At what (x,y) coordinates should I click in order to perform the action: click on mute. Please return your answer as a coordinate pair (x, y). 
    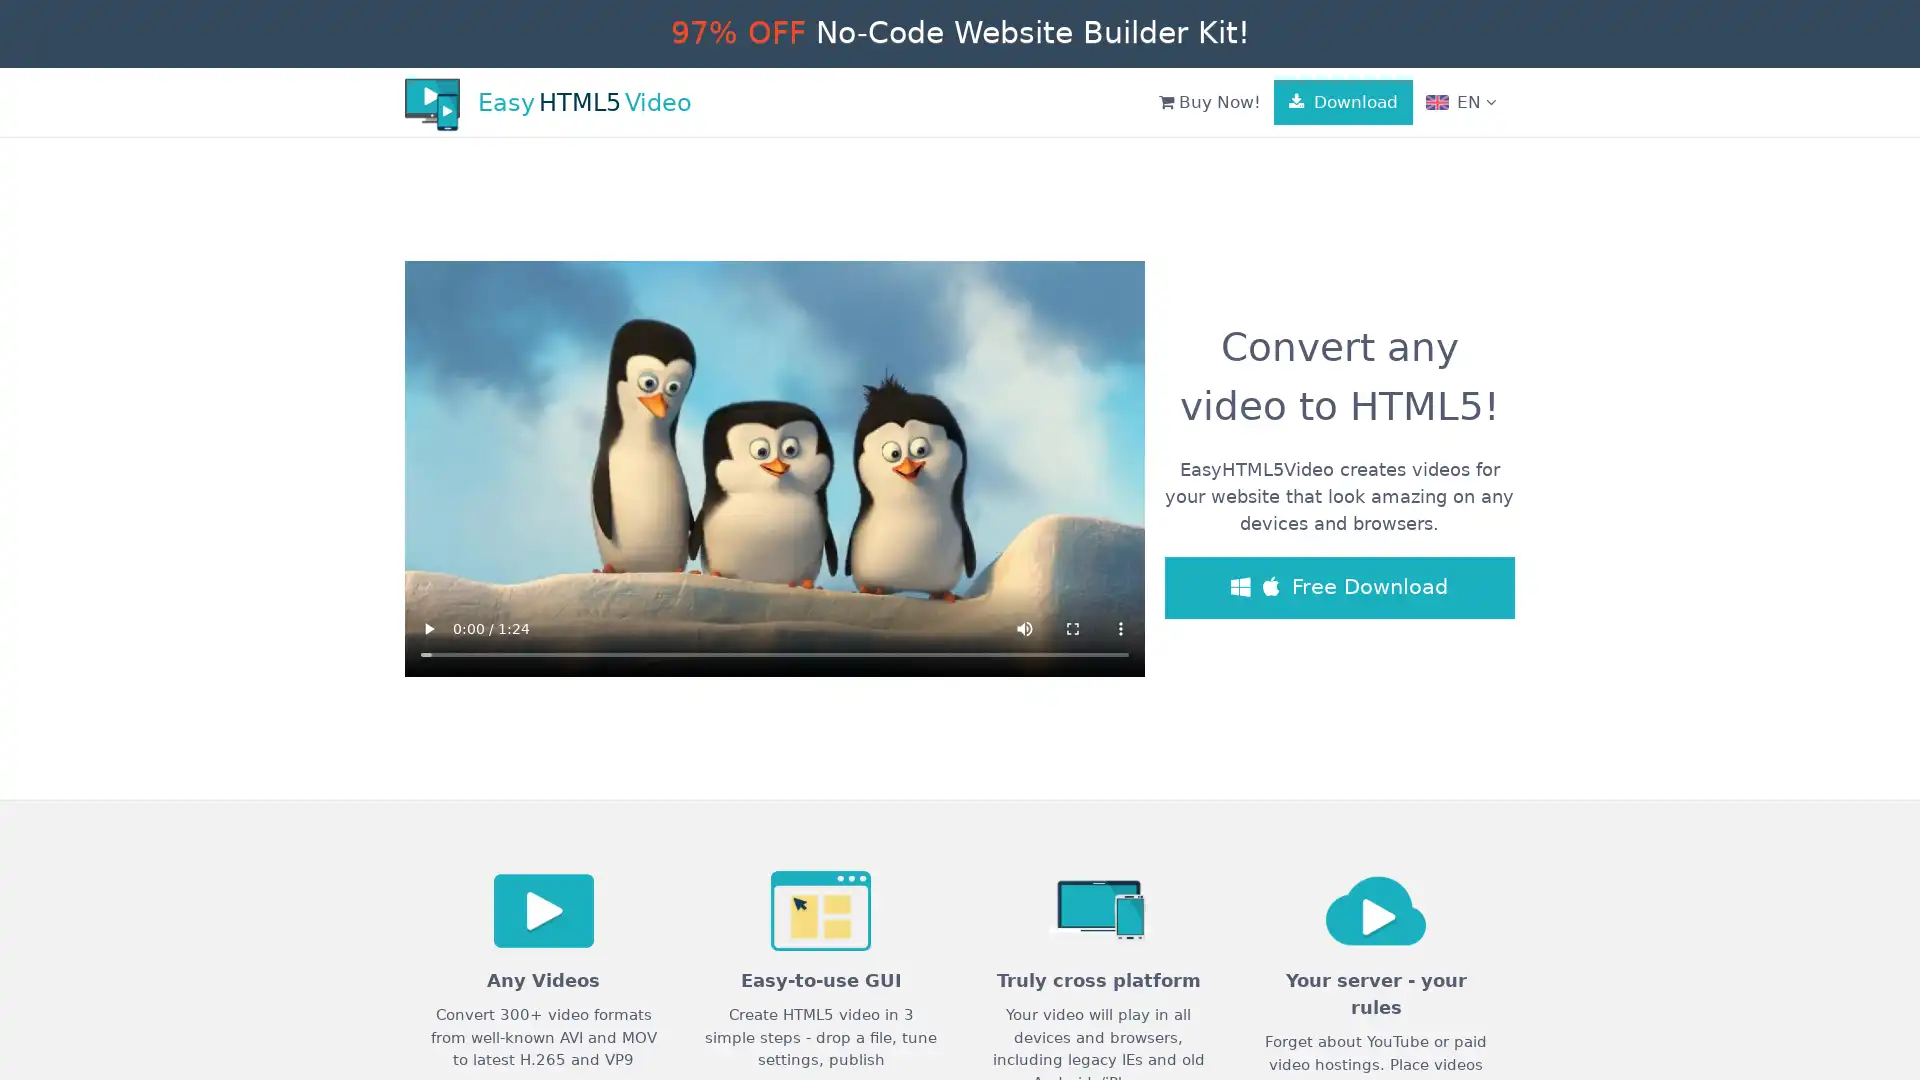
    Looking at the image, I should click on (1025, 627).